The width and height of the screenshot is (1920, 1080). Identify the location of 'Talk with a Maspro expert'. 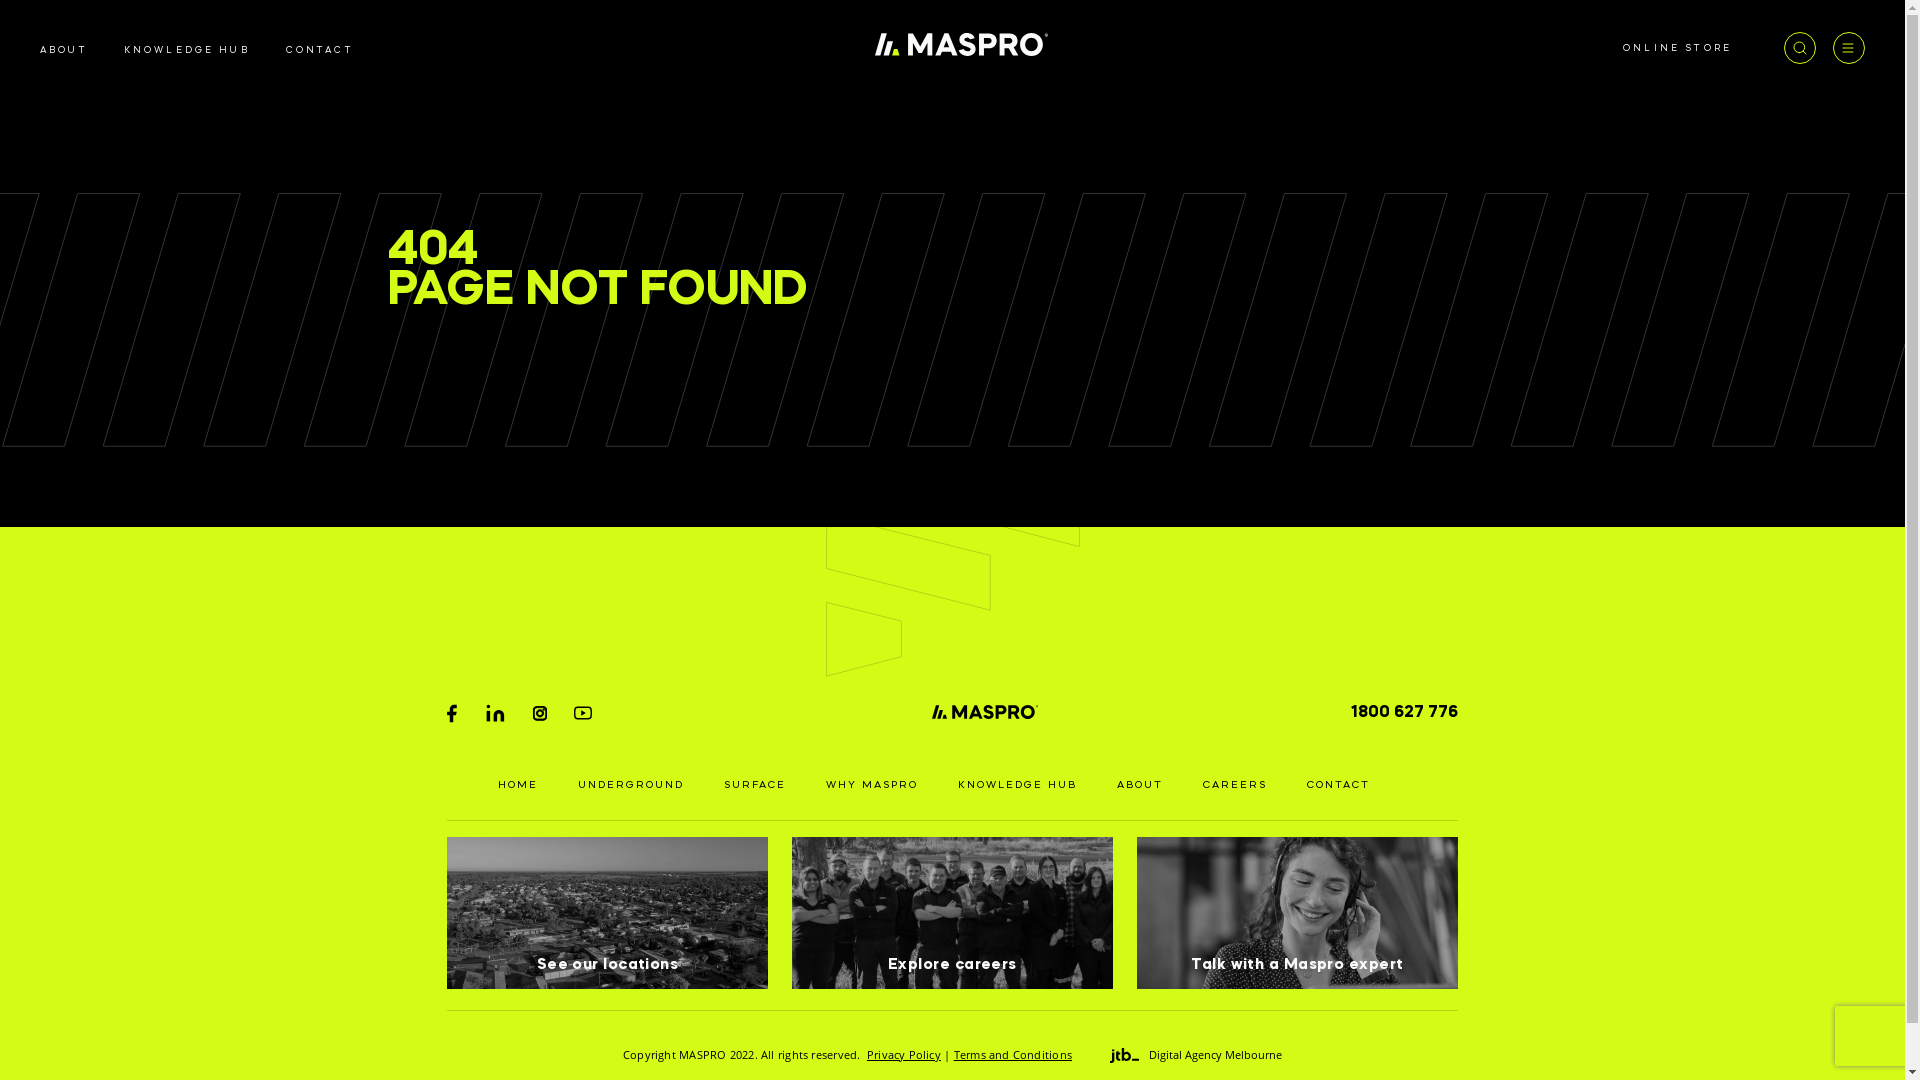
(1297, 913).